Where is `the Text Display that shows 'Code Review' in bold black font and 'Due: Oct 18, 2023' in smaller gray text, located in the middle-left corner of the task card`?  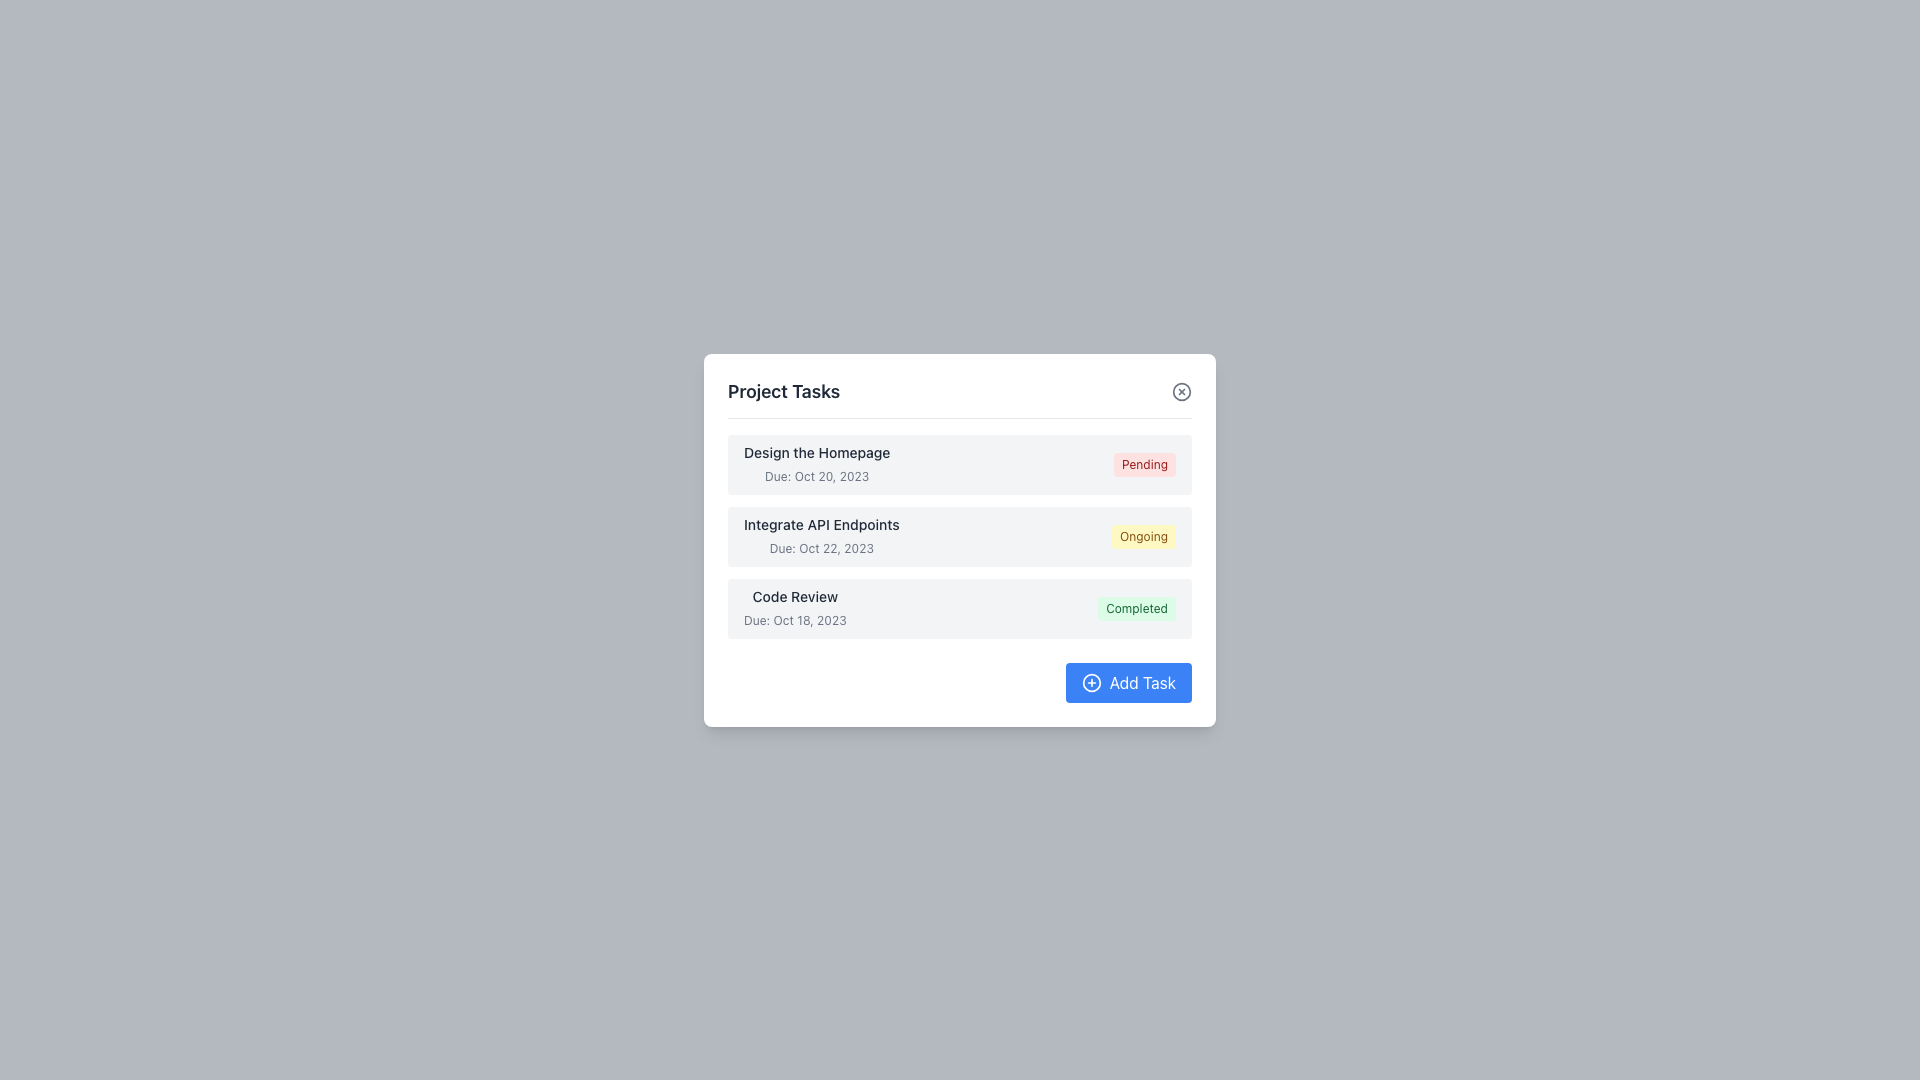 the Text Display that shows 'Code Review' in bold black font and 'Due: Oct 18, 2023' in smaller gray text, located in the middle-left corner of the task card is located at coordinates (794, 607).